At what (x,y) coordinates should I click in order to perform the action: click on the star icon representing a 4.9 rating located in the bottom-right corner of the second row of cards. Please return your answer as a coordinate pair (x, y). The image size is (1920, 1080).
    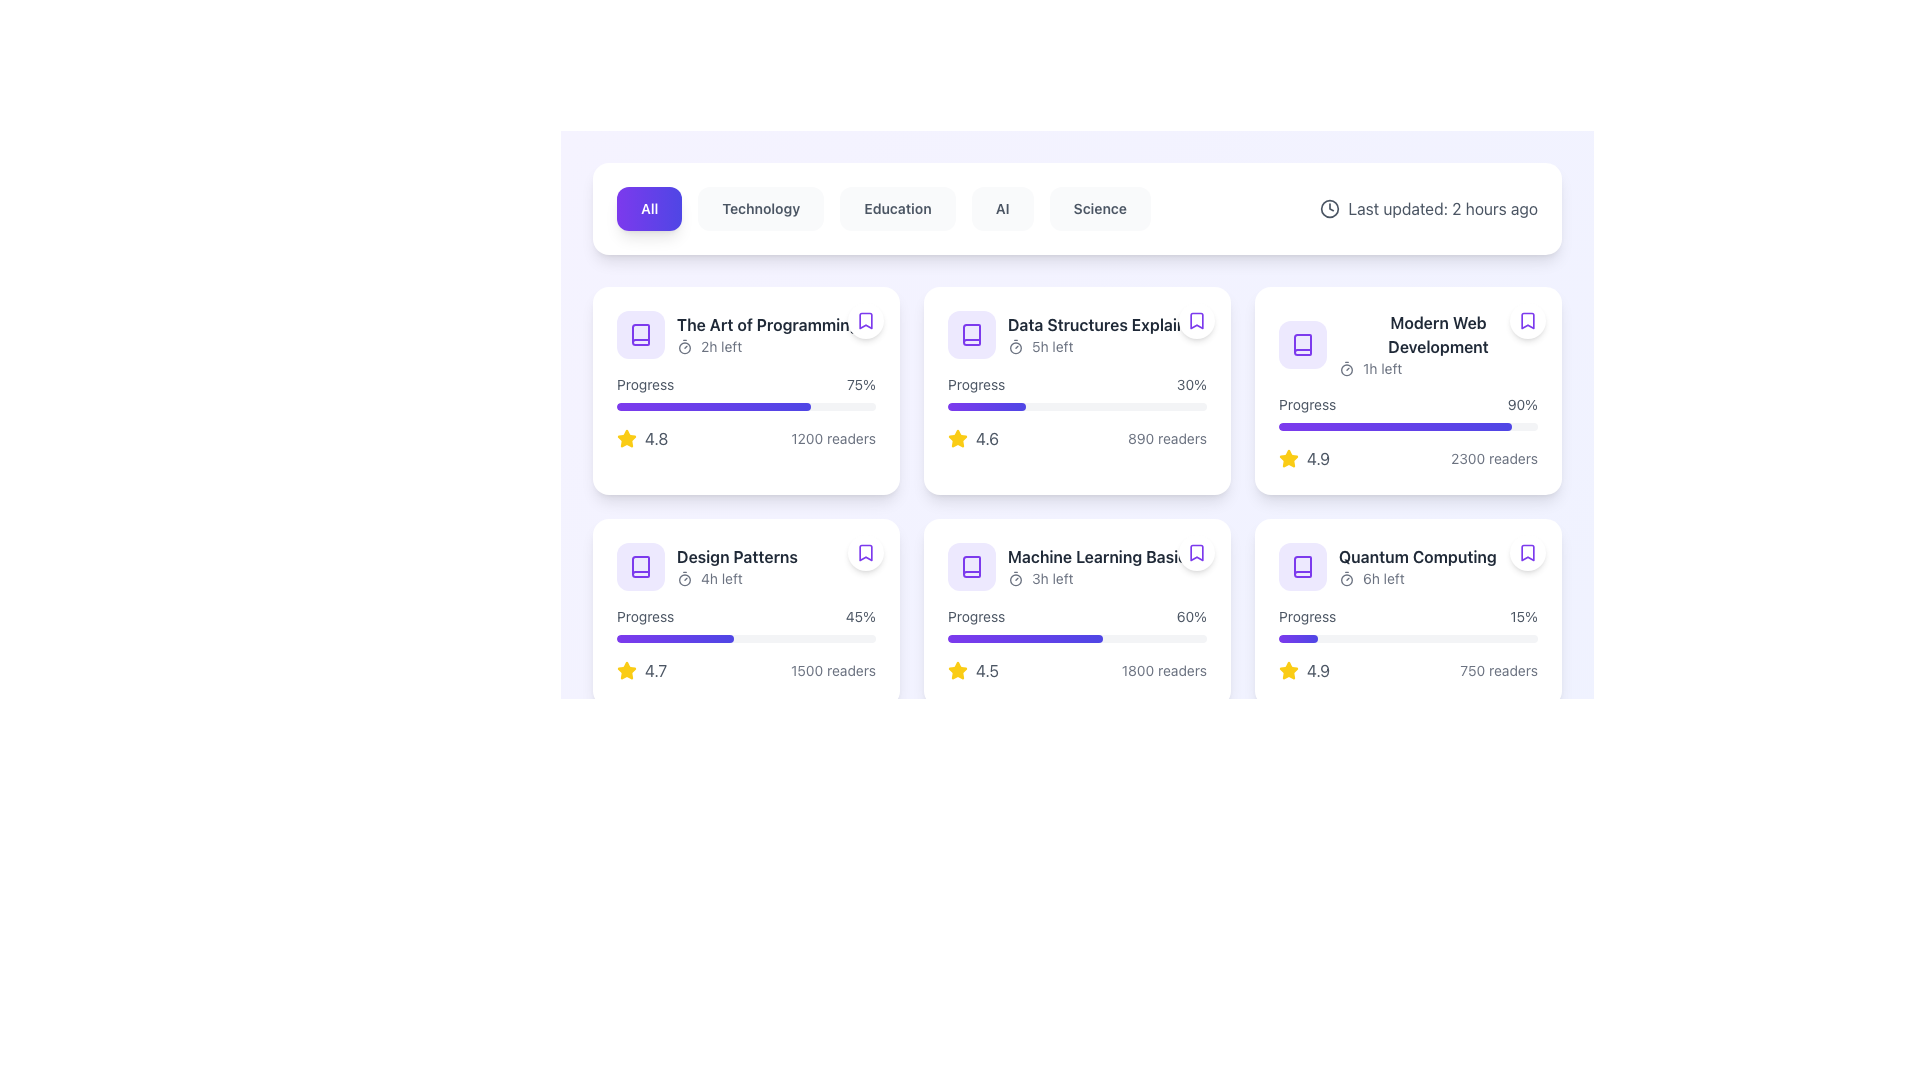
    Looking at the image, I should click on (1289, 671).